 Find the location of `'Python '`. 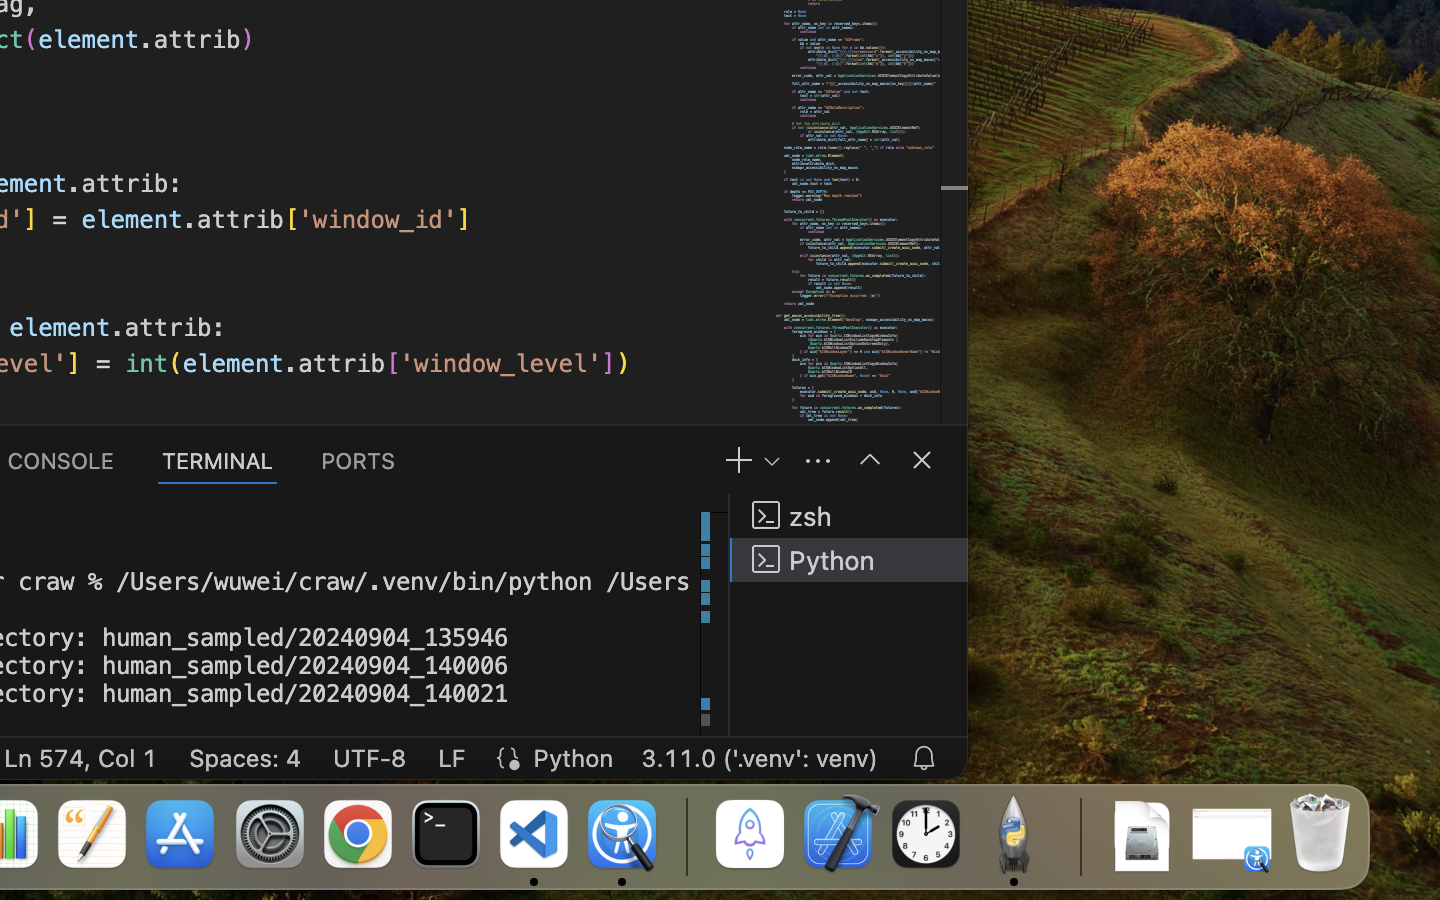

'Python ' is located at coordinates (848, 558).